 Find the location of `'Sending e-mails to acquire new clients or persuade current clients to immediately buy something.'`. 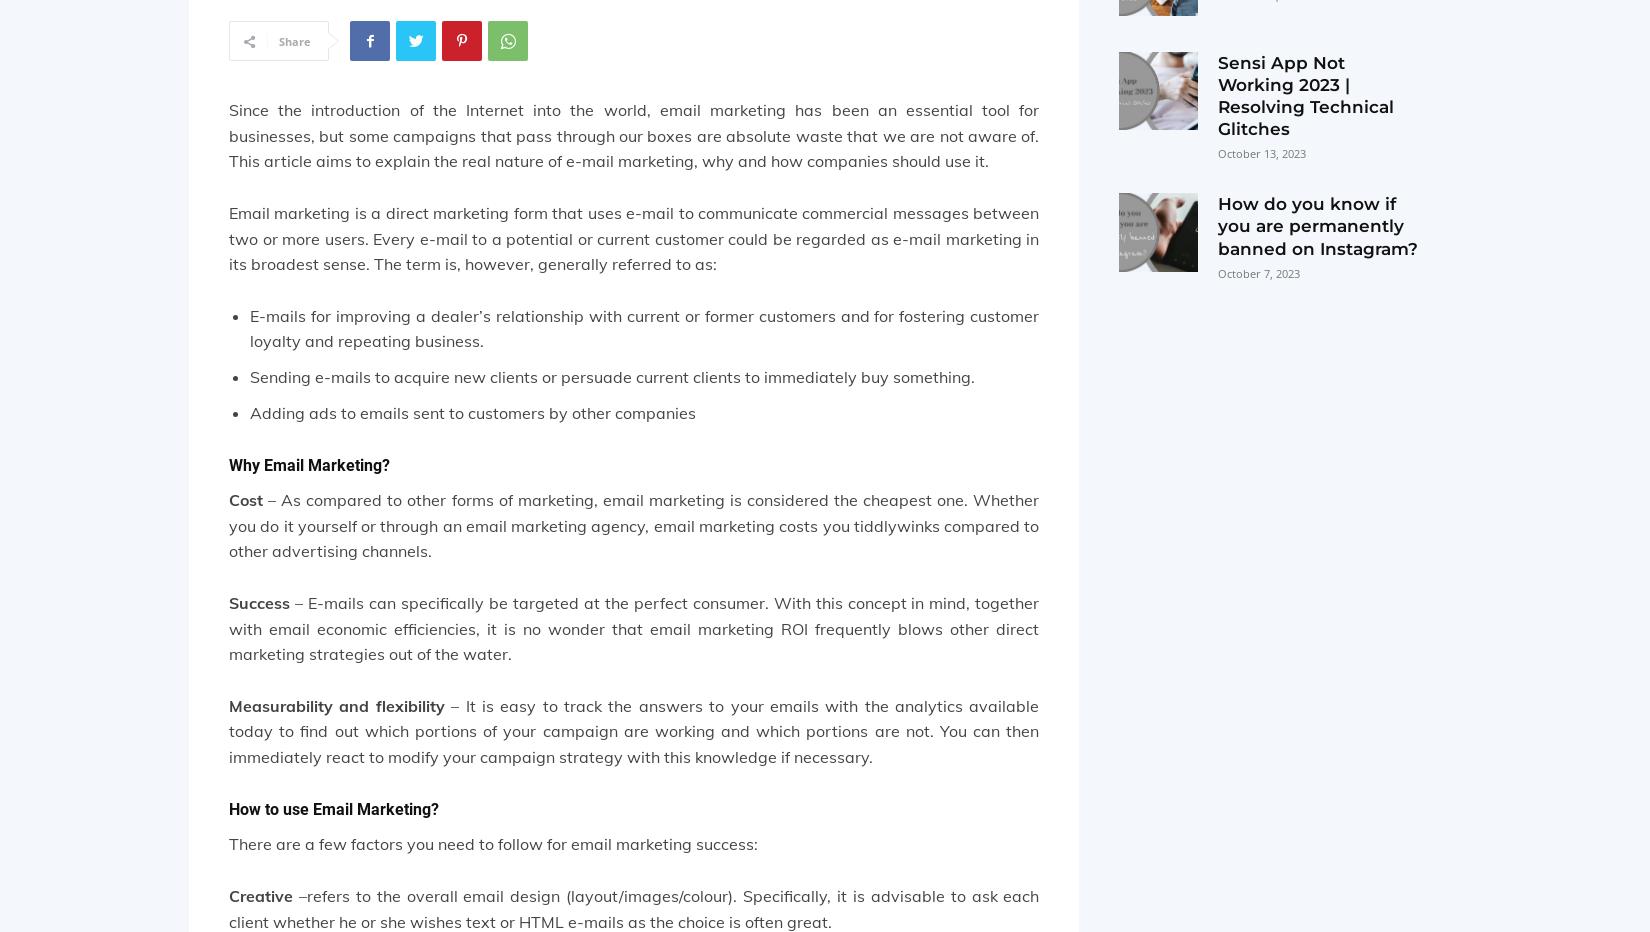

'Sending e-mails to acquire new clients or persuade current clients to immediately buy something.' is located at coordinates (249, 374).